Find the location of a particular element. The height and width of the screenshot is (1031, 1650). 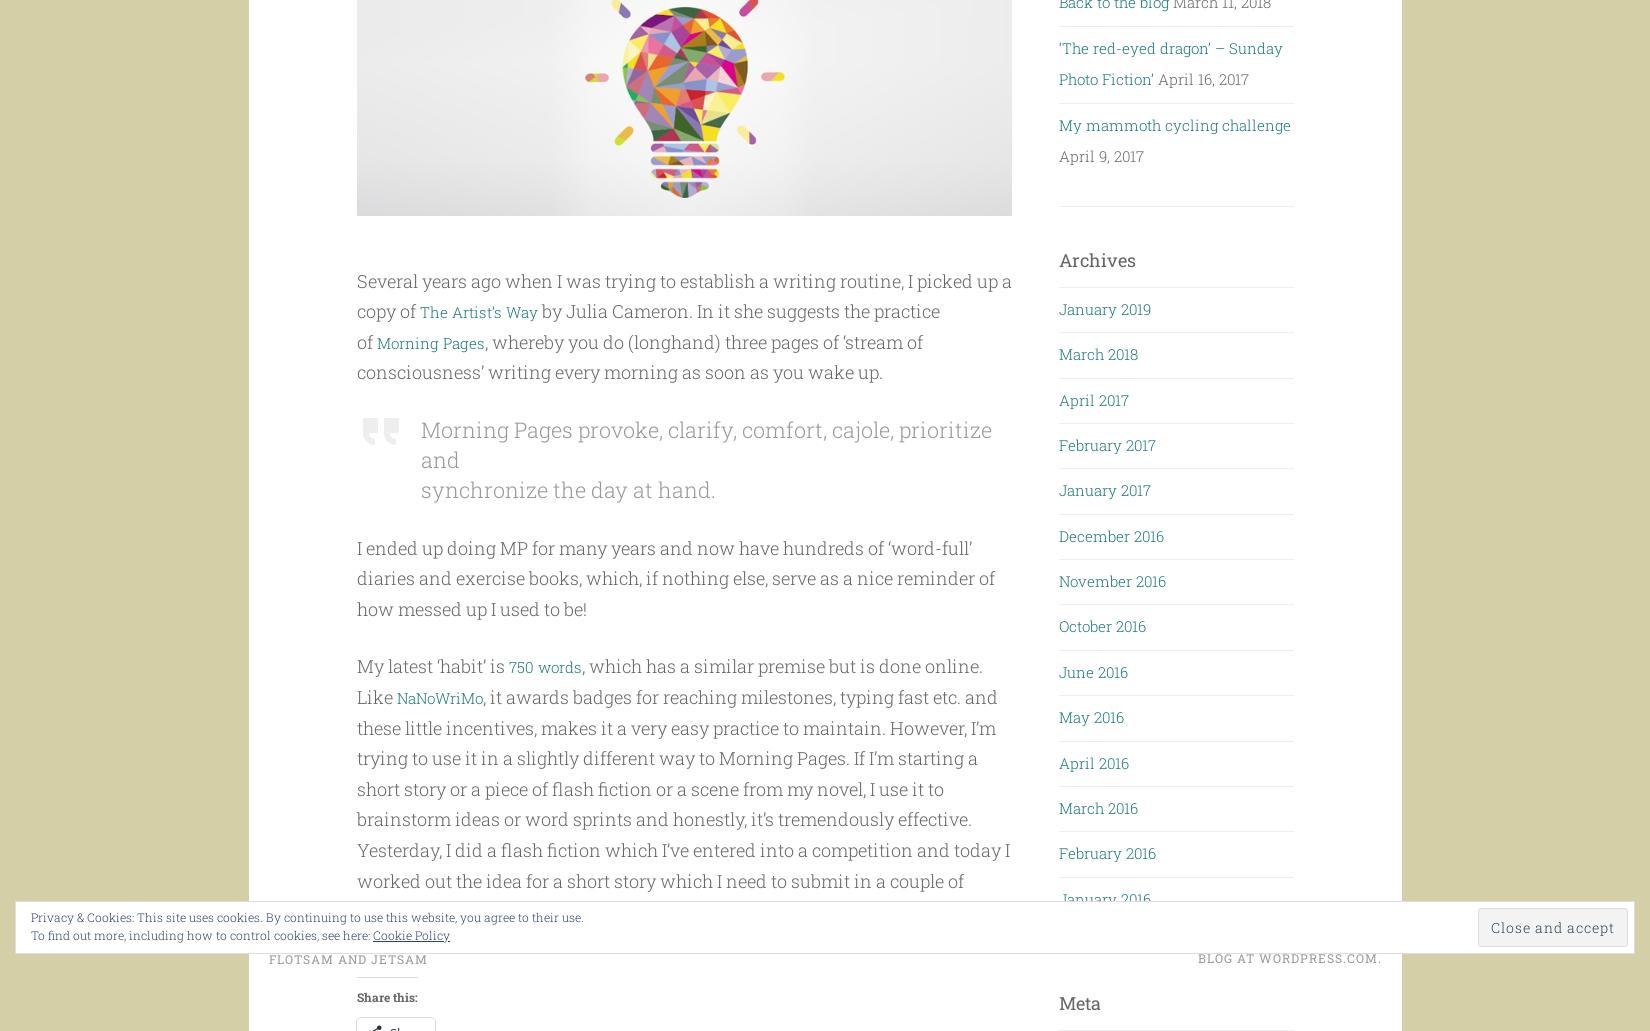

'January 2016' is located at coordinates (1105, 898).